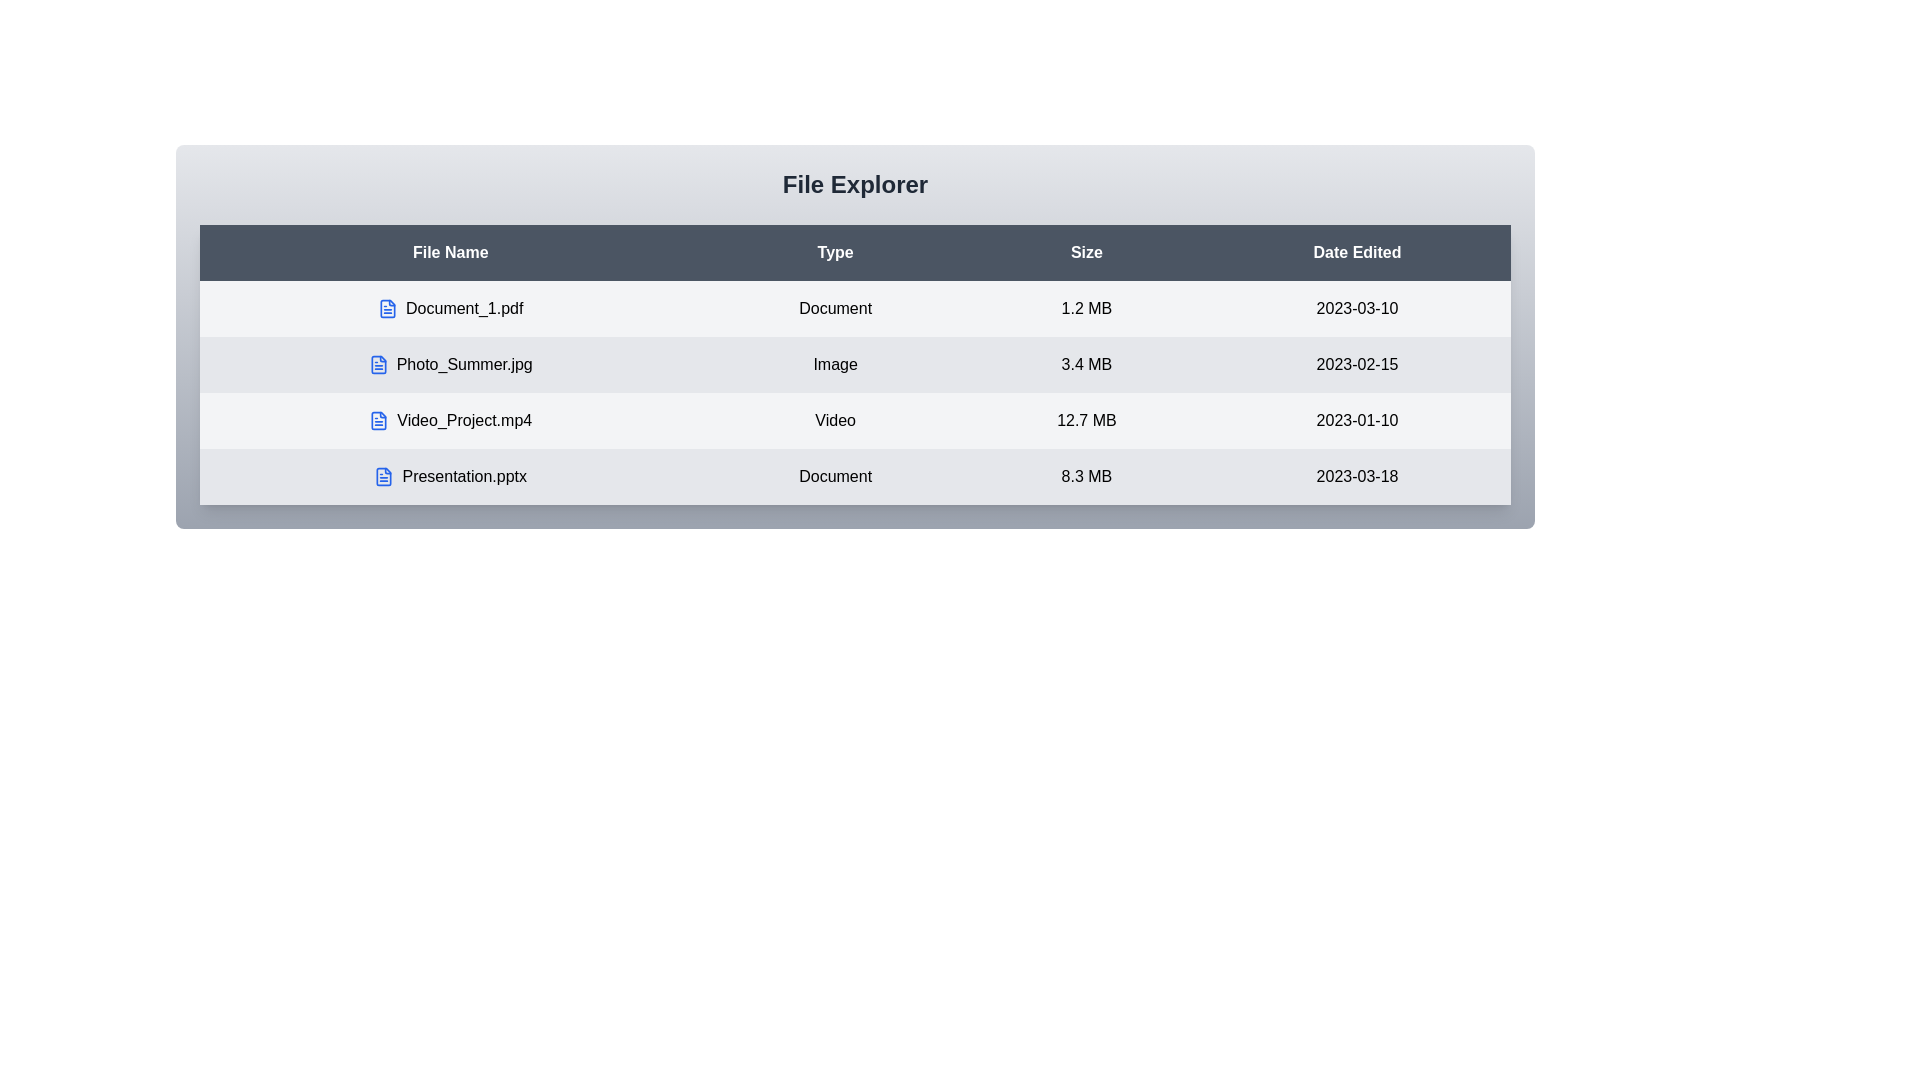 The width and height of the screenshot is (1920, 1080). Describe the element at coordinates (449, 252) in the screenshot. I see `the column header labeled 'File Name' to sort the table by that column` at that location.